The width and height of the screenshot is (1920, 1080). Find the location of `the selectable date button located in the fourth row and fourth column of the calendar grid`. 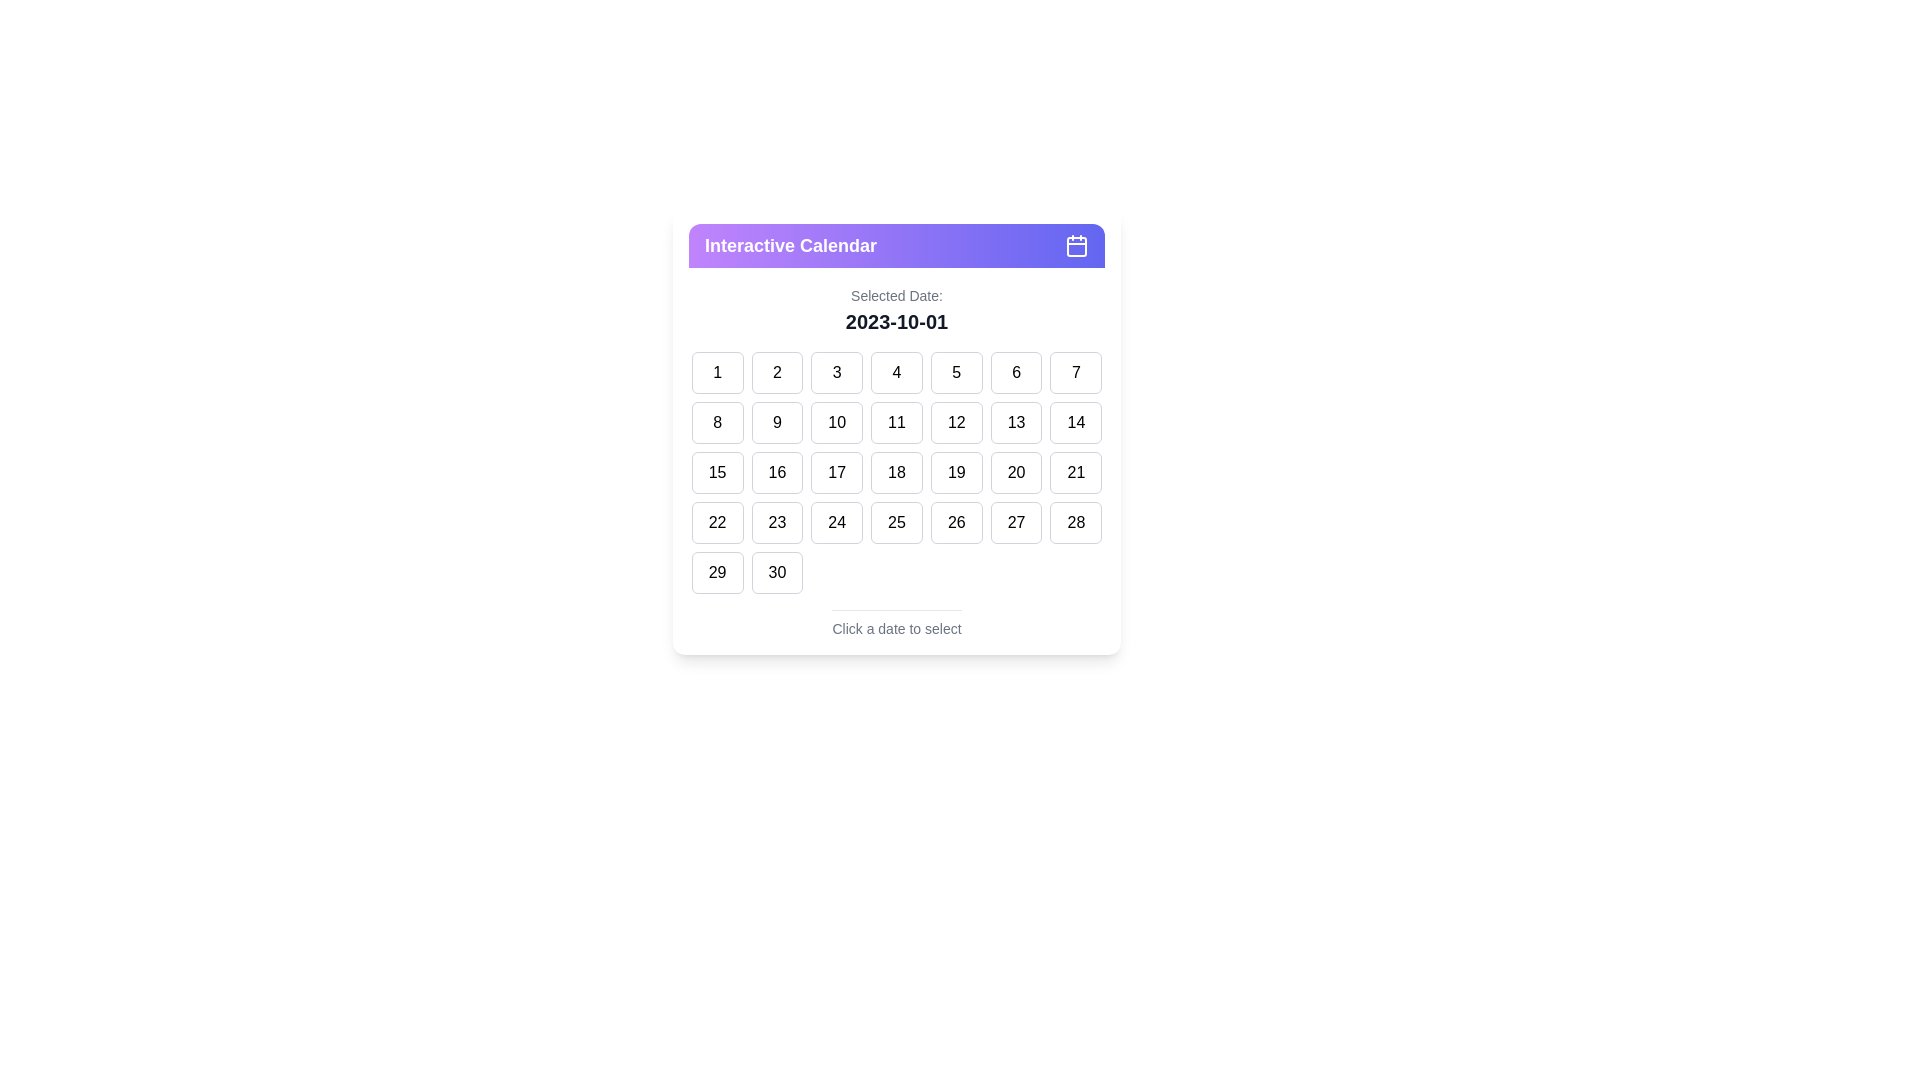

the selectable date button located in the fourth row and fourth column of the calendar grid is located at coordinates (896, 473).